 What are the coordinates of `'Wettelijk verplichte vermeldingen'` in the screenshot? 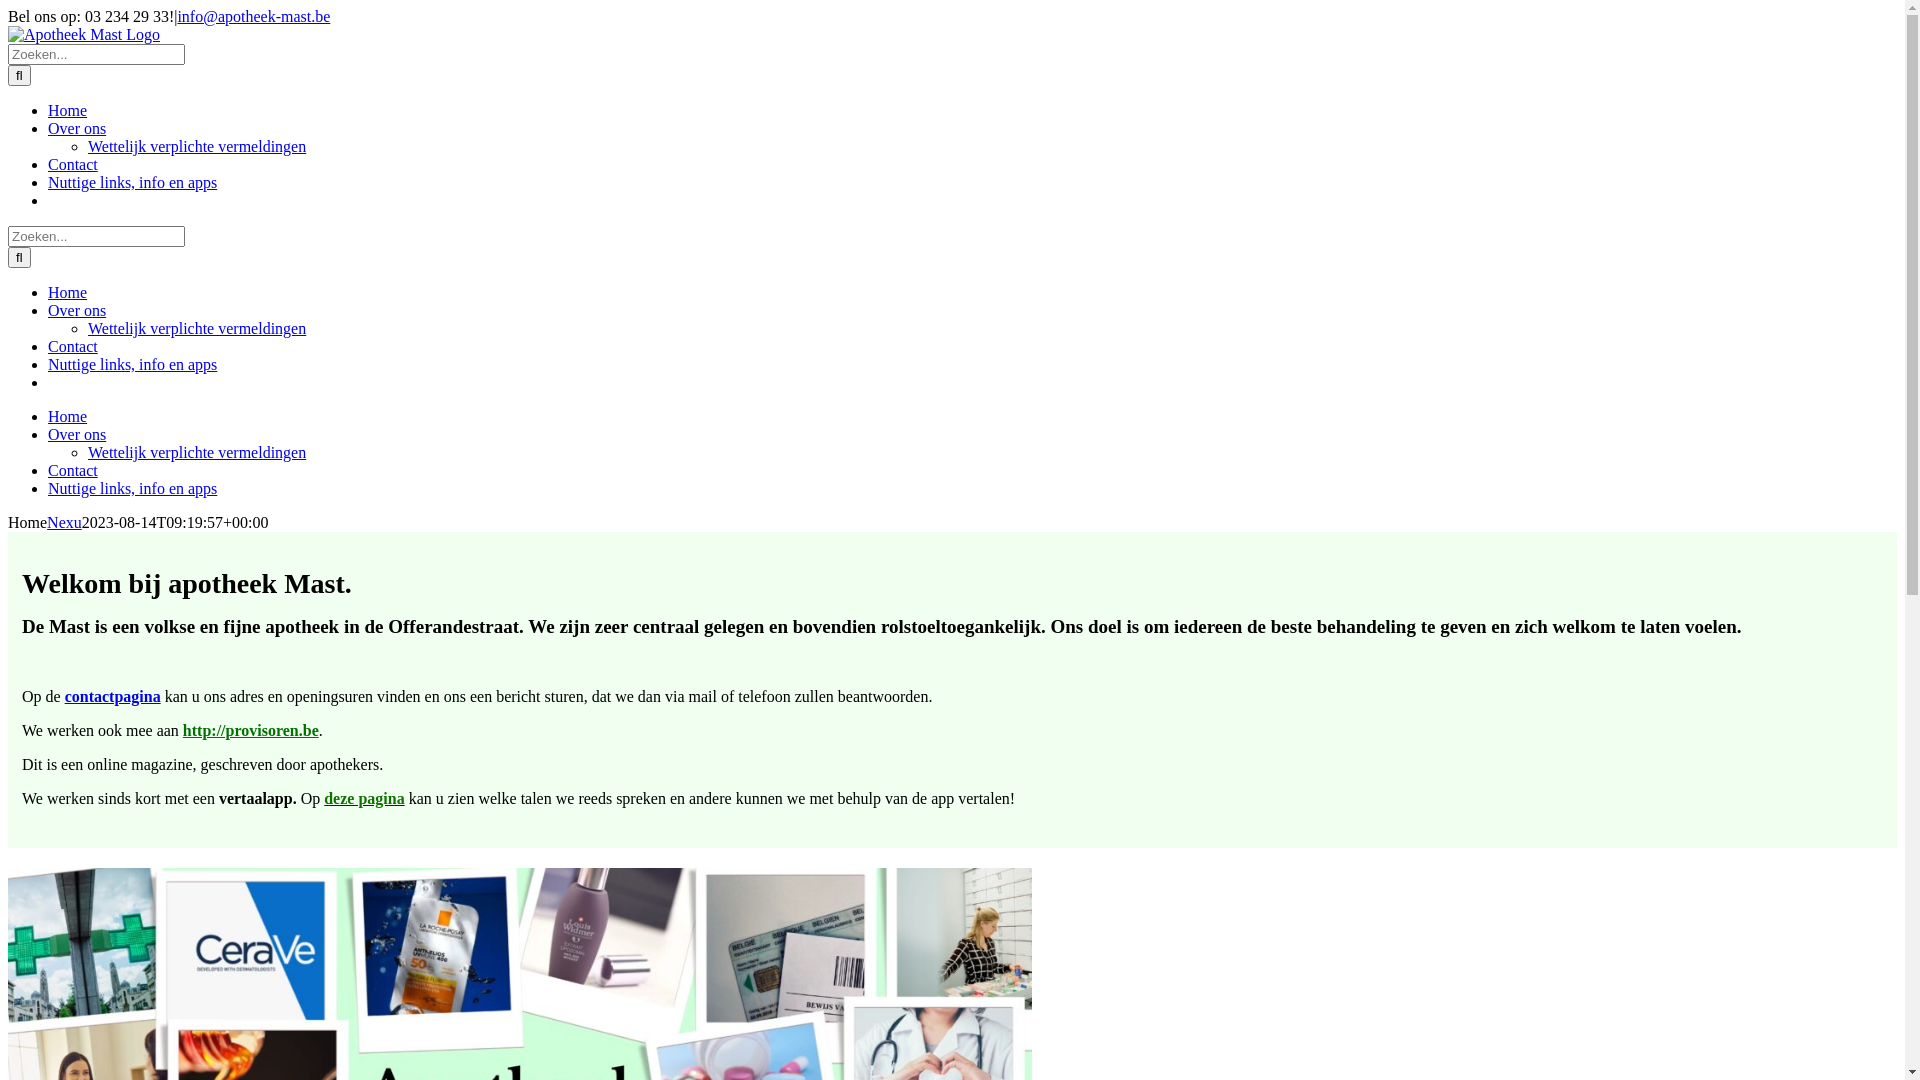 It's located at (86, 452).